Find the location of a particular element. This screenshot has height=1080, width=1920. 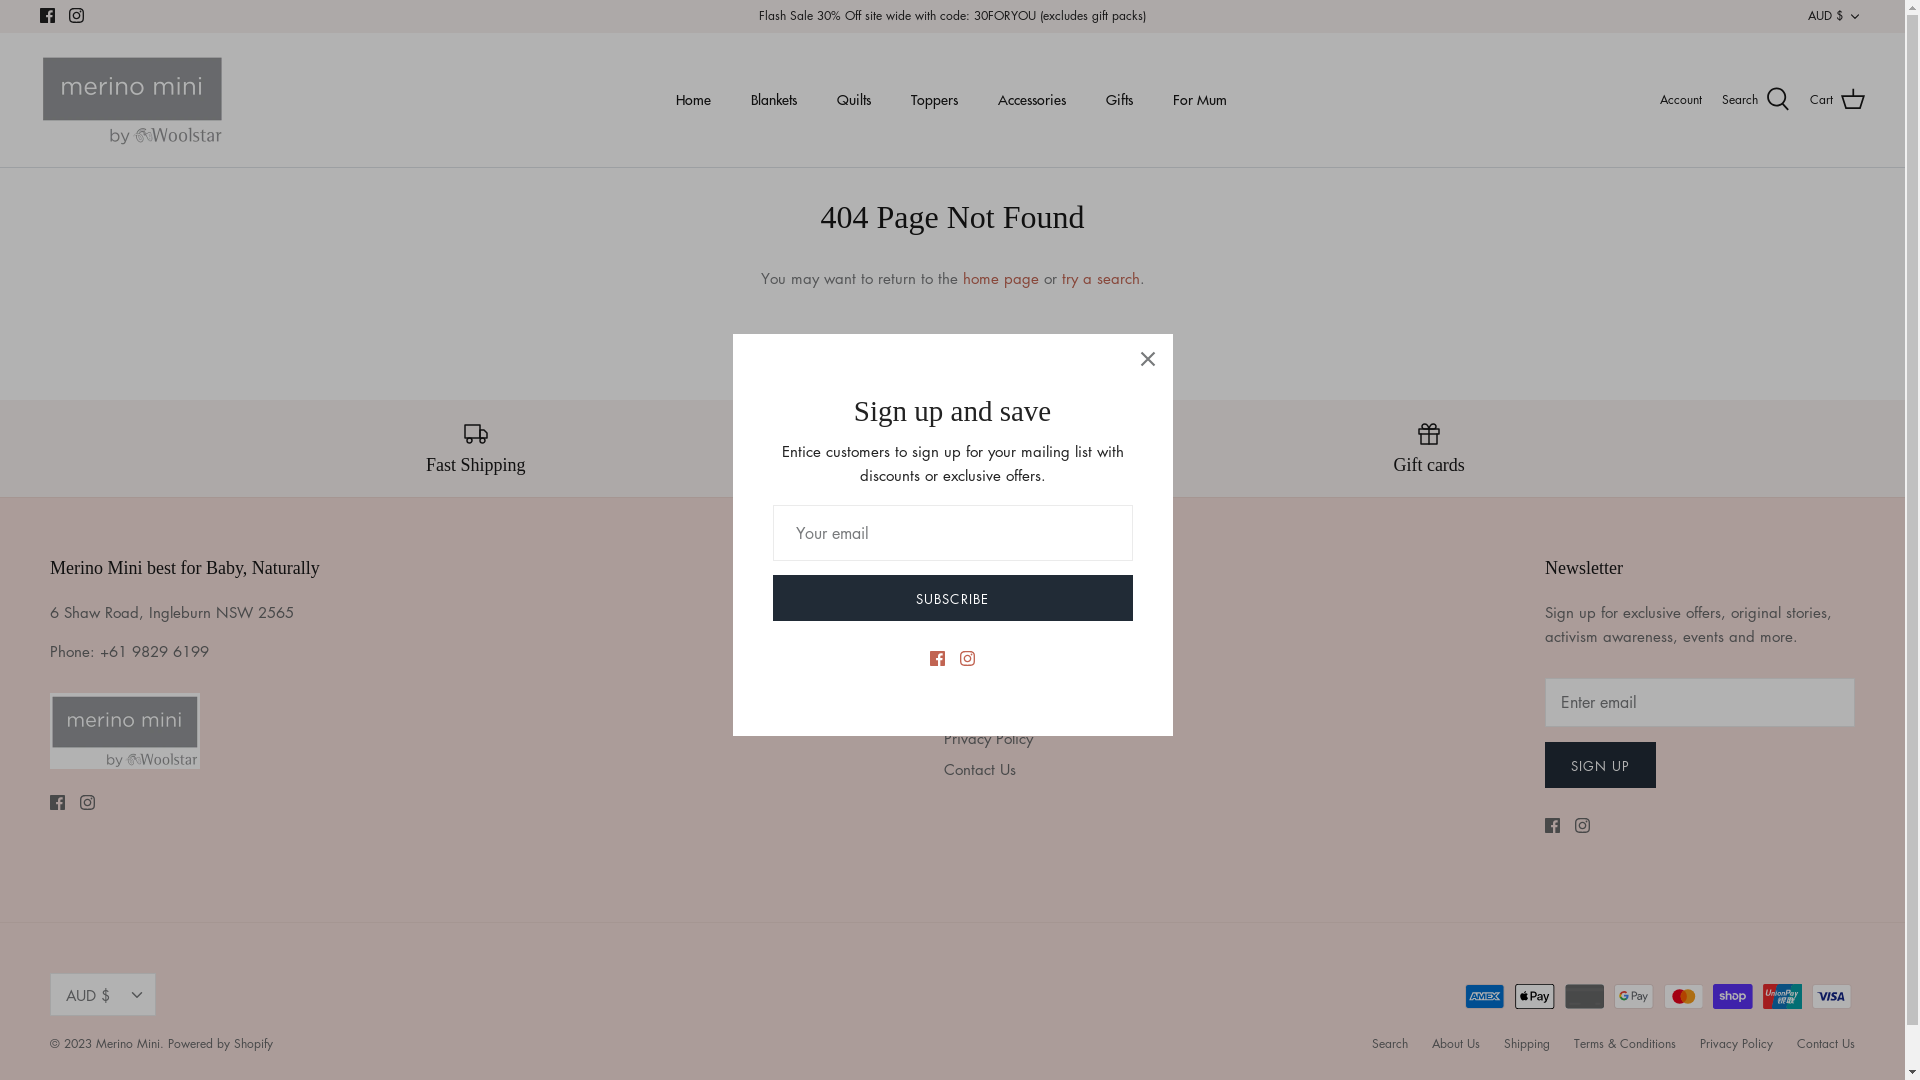

'Search' is located at coordinates (1371, 1042).